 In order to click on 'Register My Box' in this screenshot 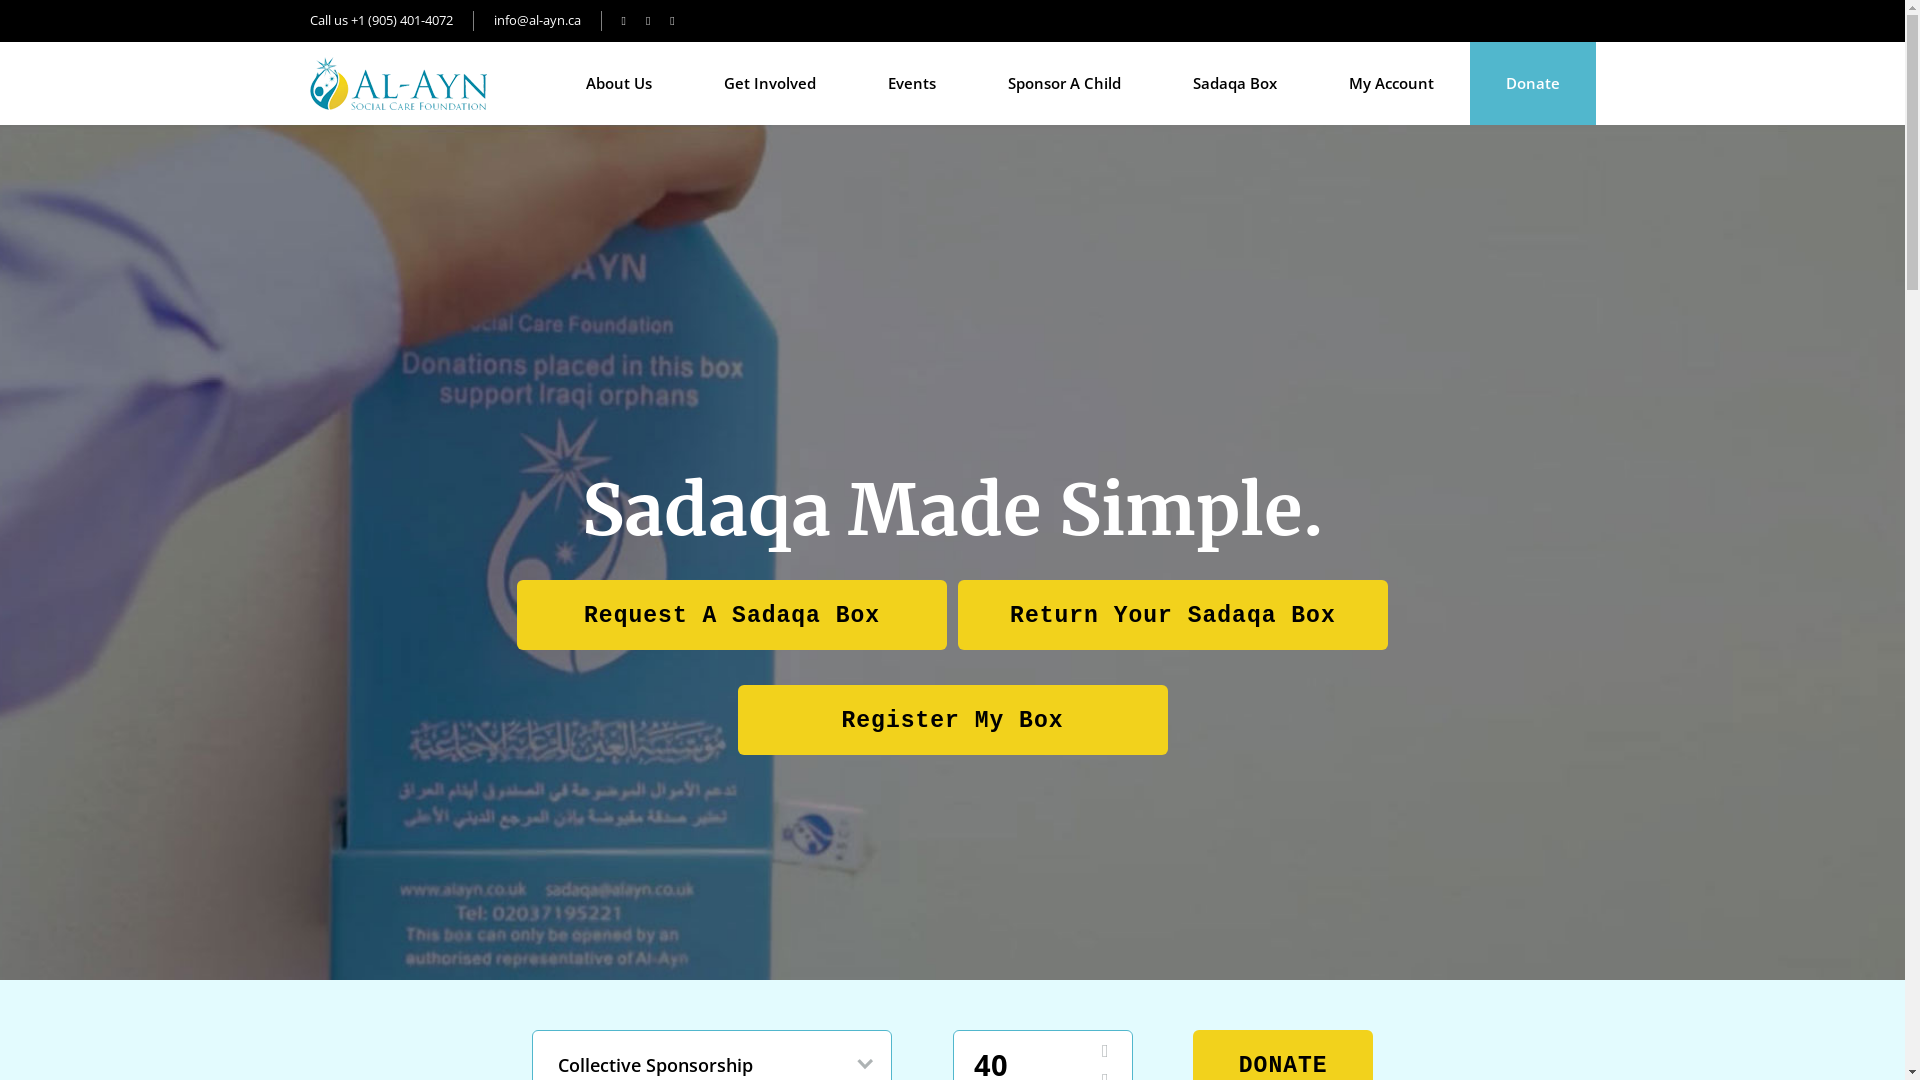, I will do `click(952, 717)`.